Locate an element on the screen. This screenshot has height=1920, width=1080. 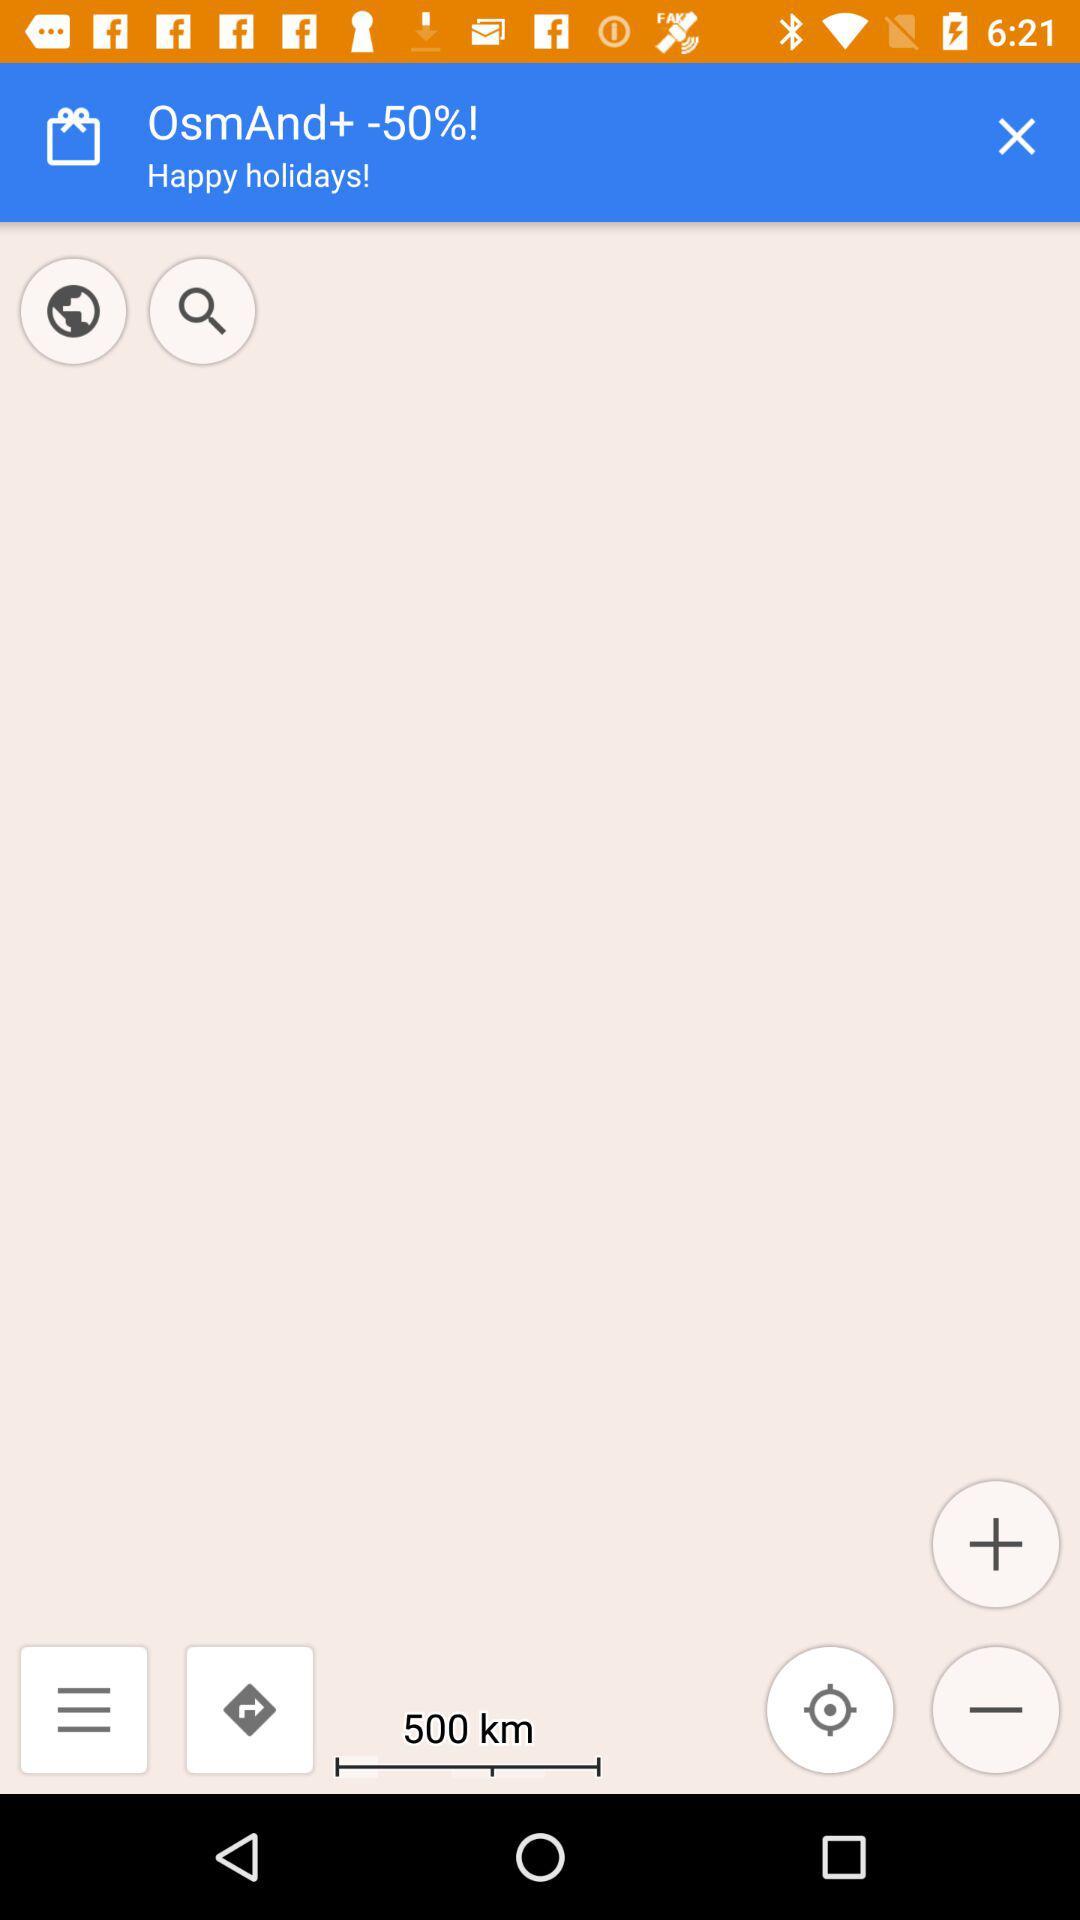
the add icon is located at coordinates (995, 1543).